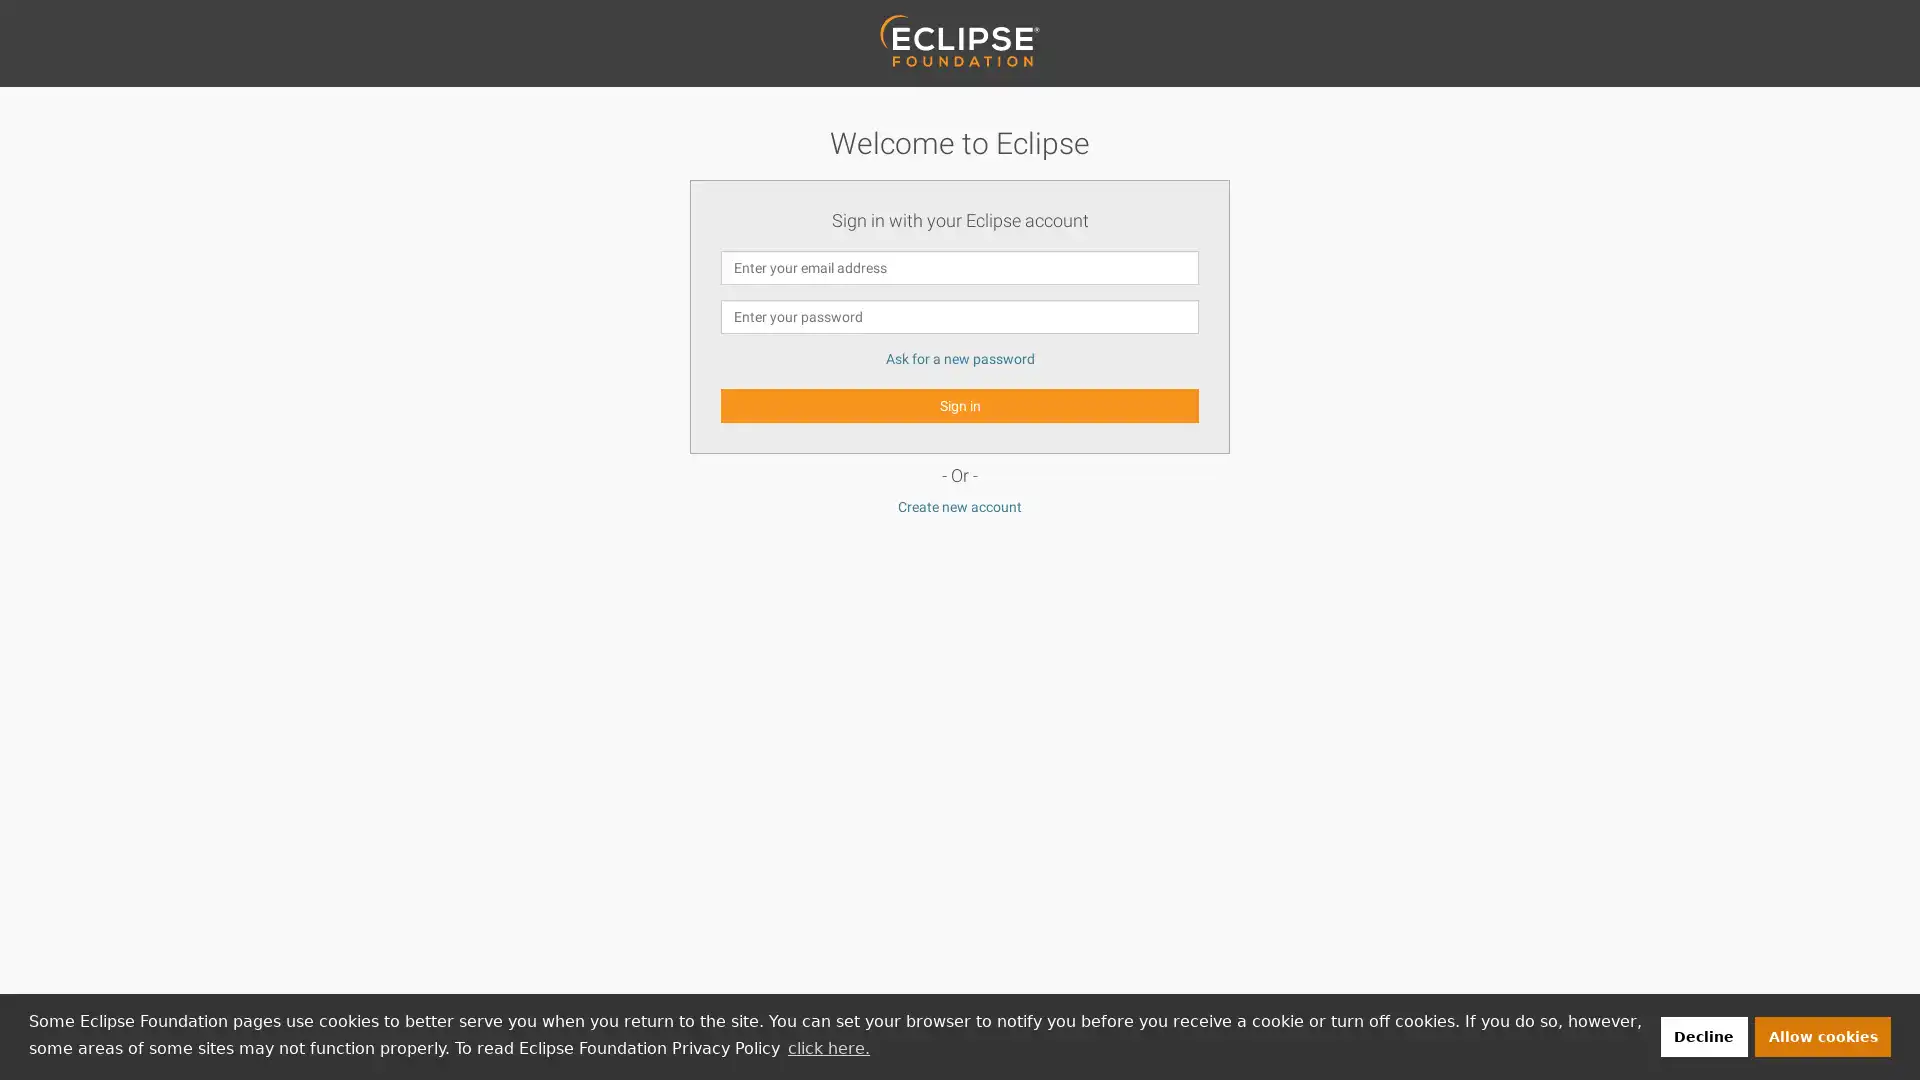  What do you see at coordinates (828, 1047) in the screenshot?
I see `learn more about cookies` at bounding box center [828, 1047].